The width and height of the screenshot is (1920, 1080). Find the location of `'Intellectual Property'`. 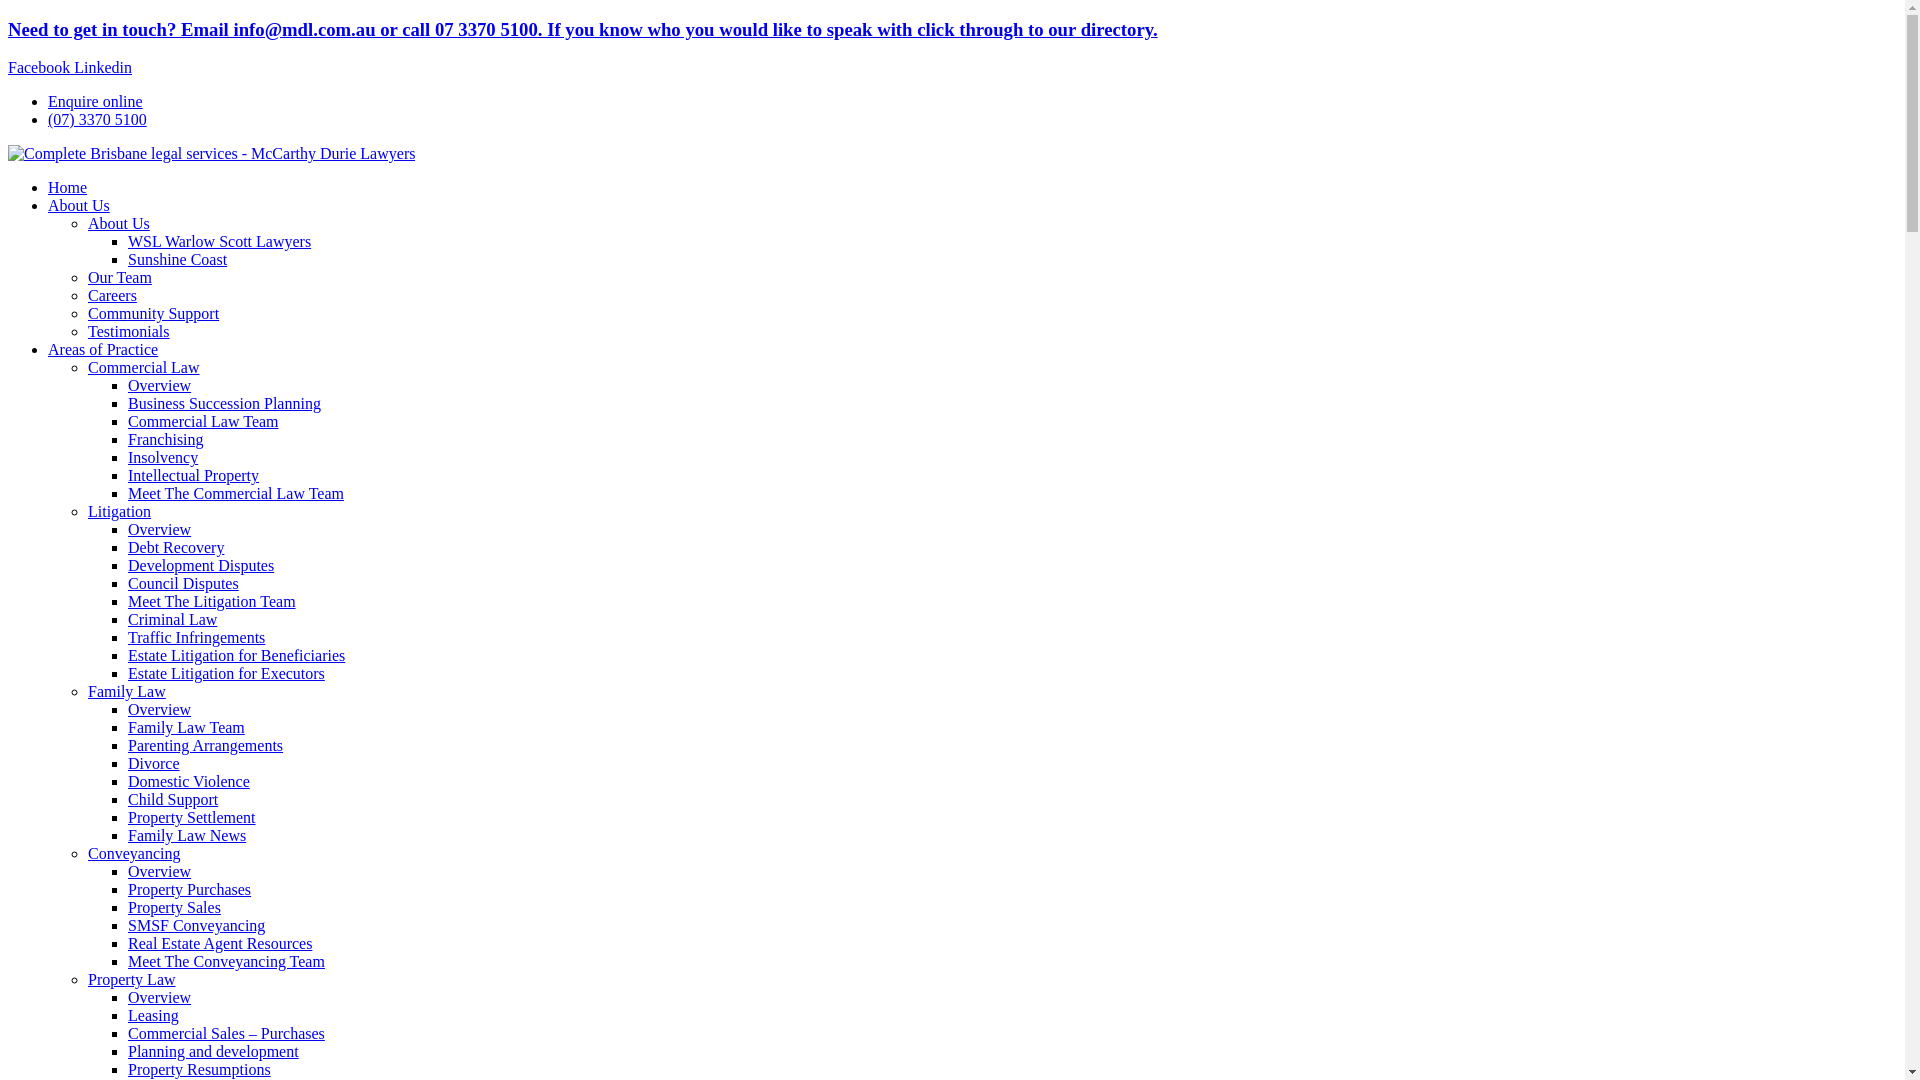

'Intellectual Property' is located at coordinates (127, 475).